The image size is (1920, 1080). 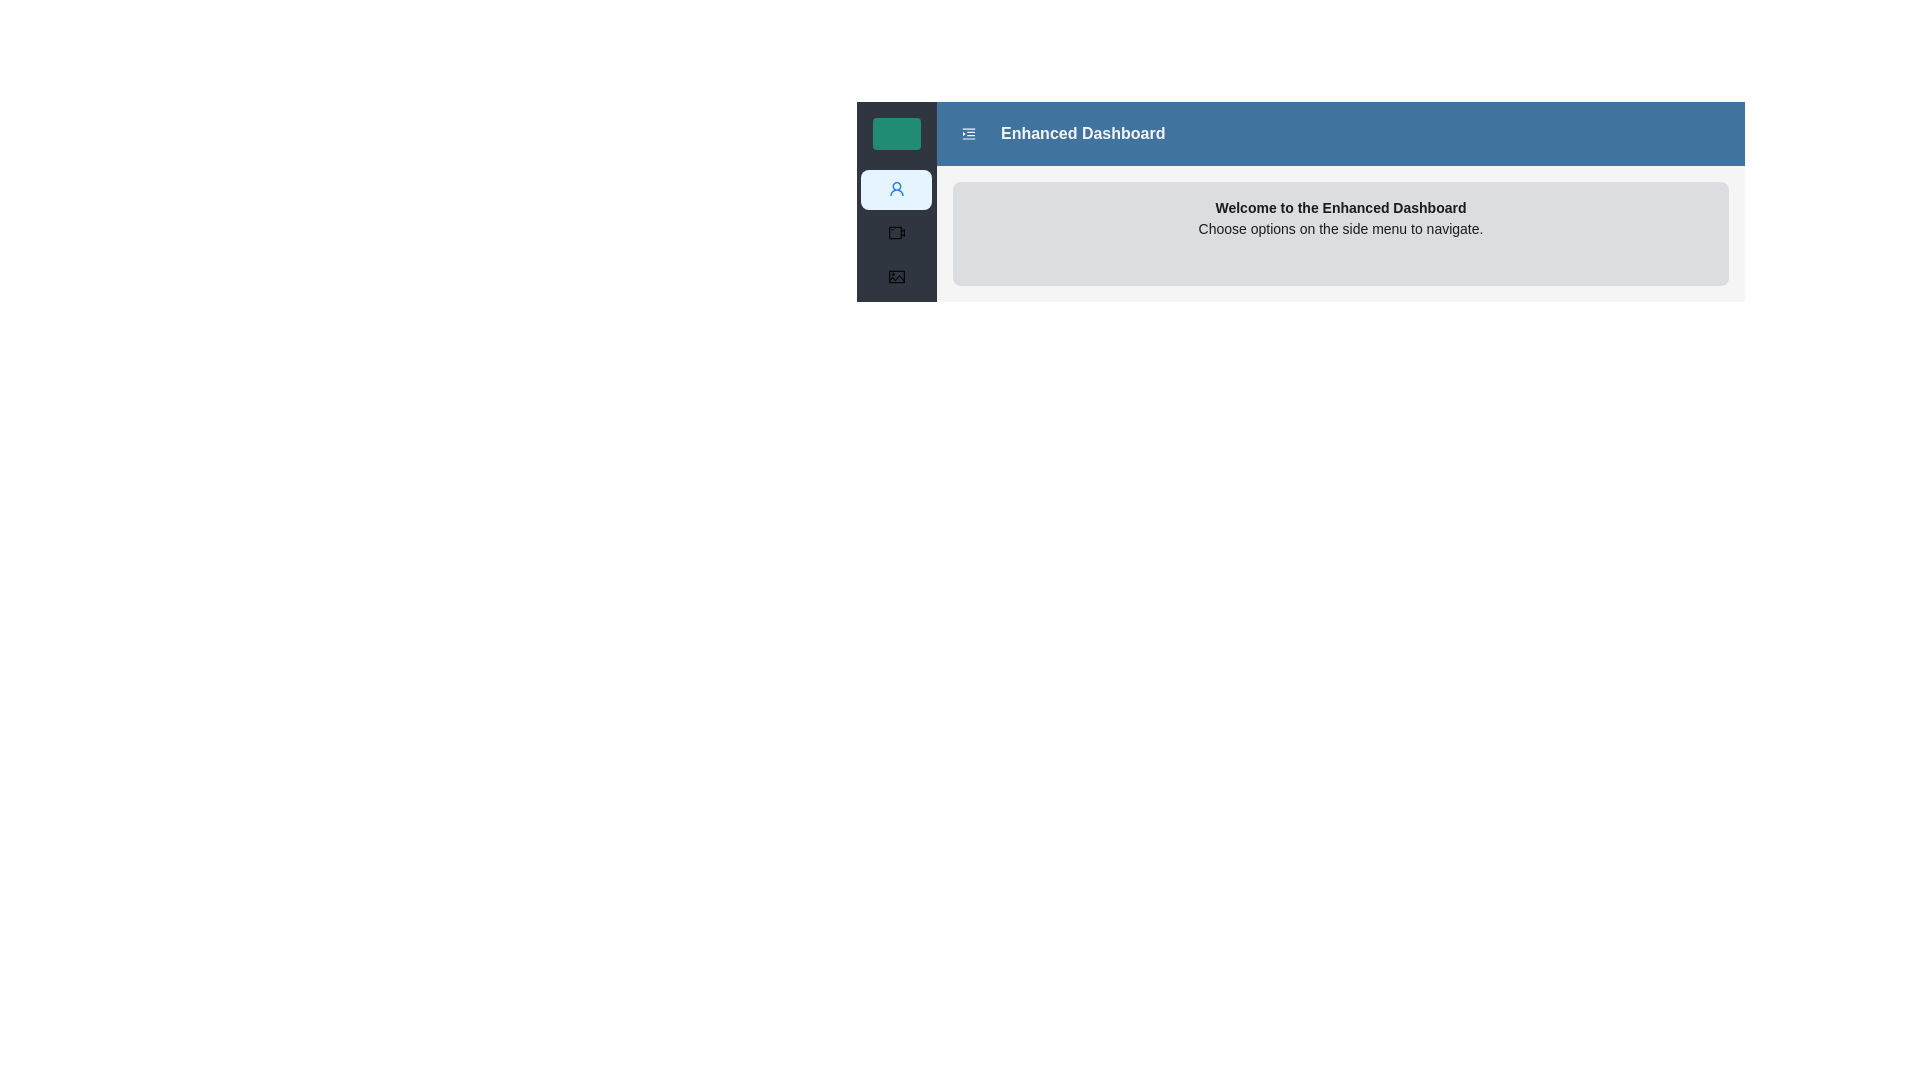 What do you see at coordinates (895, 233) in the screenshot?
I see `the 'Videos' menu item, which has a dark background and a camera icon, located in the vertical sidebar menu below the 'Profile' item` at bounding box center [895, 233].